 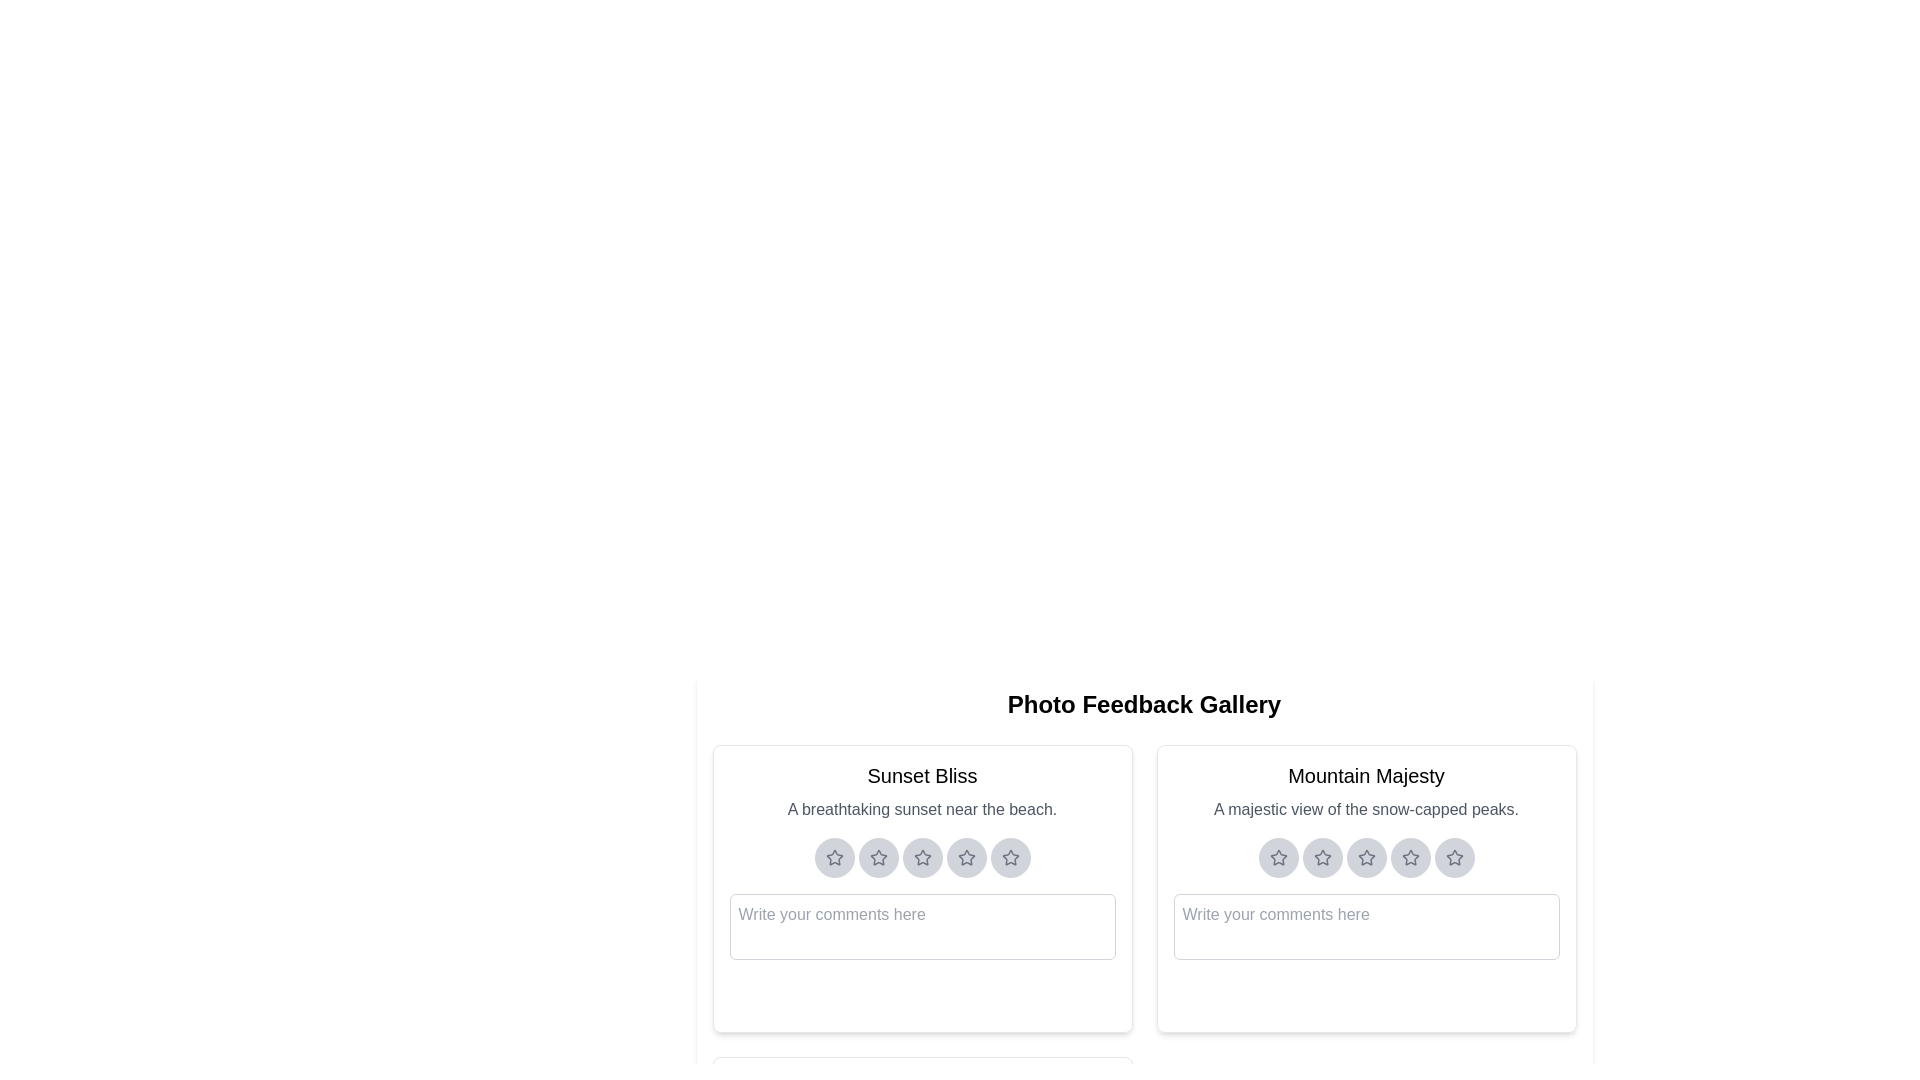 What do you see at coordinates (1454, 856) in the screenshot?
I see `the fifth star button, which is a circular button with a star icon inside, located below 'Mountain Majesty' and above the comment input box, to provide a rating` at bounding box center [1454, 856].